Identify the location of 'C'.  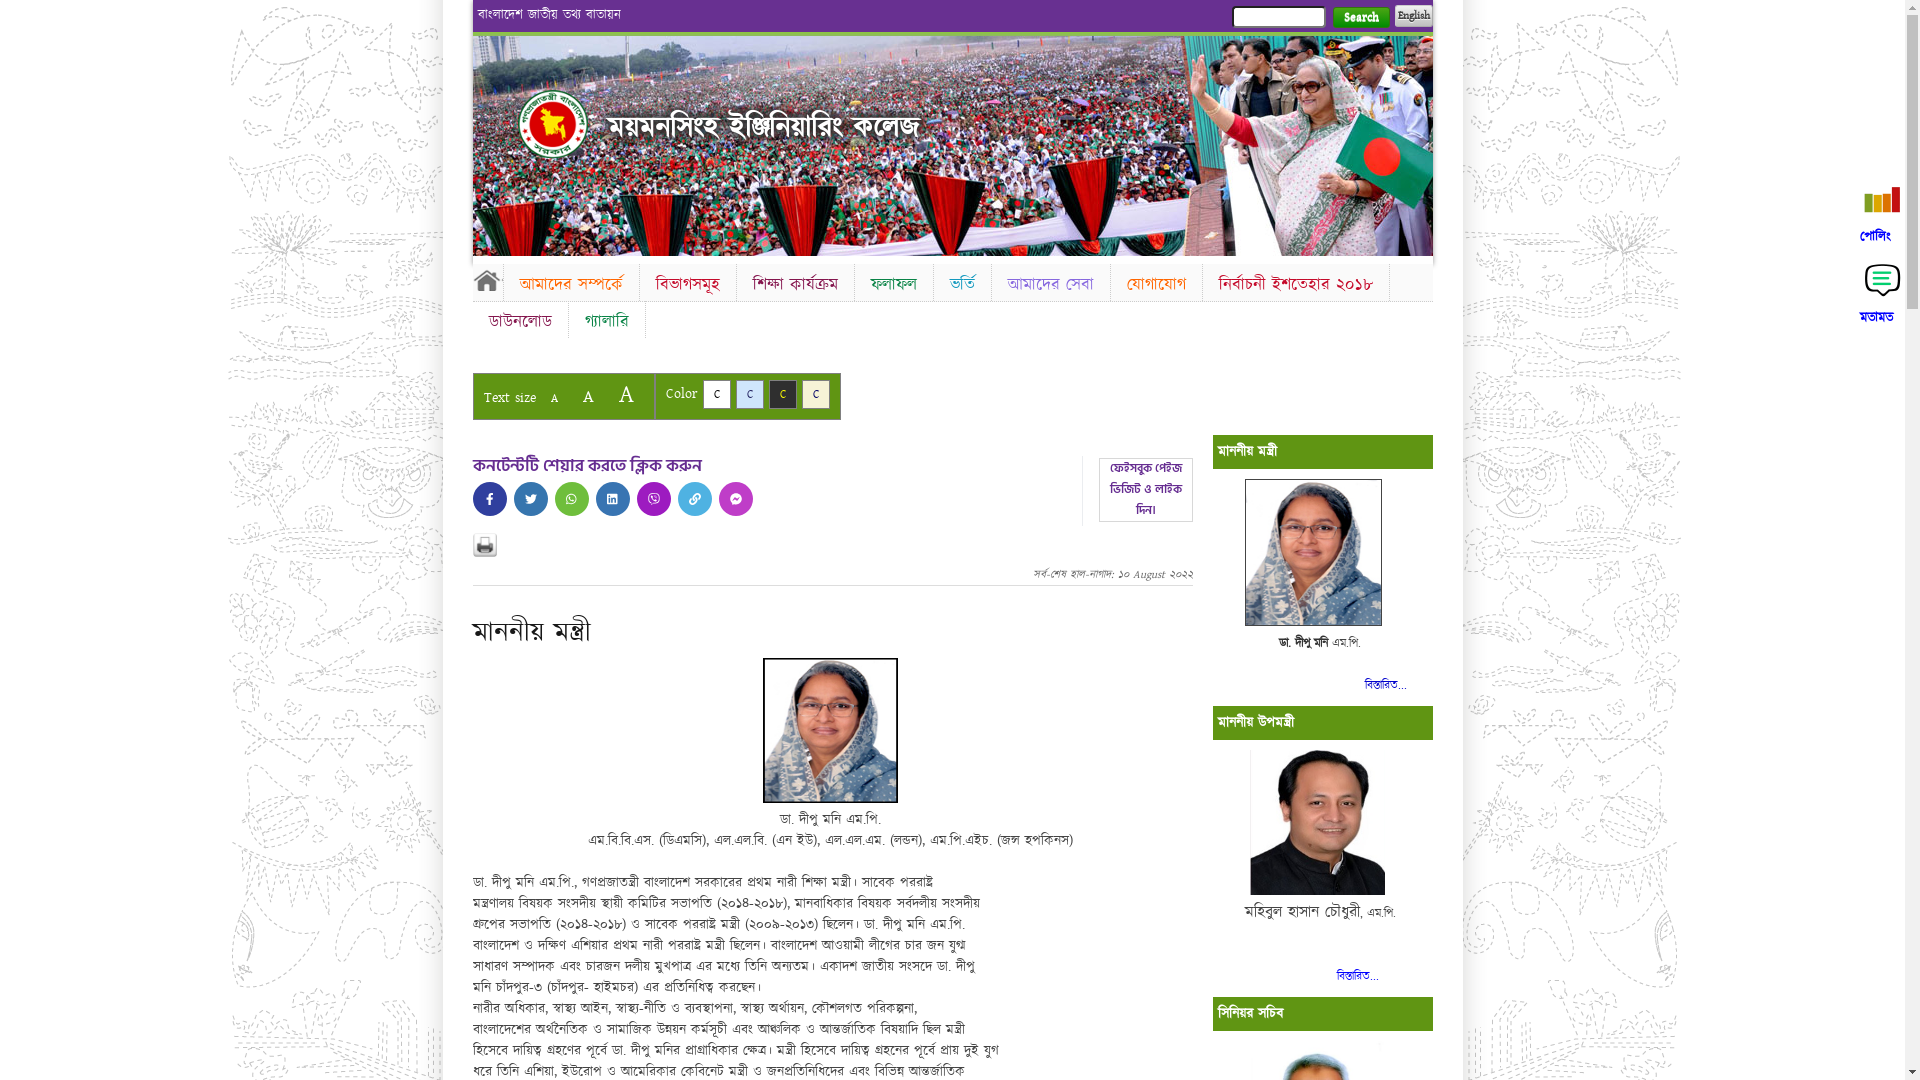
(816, 394).